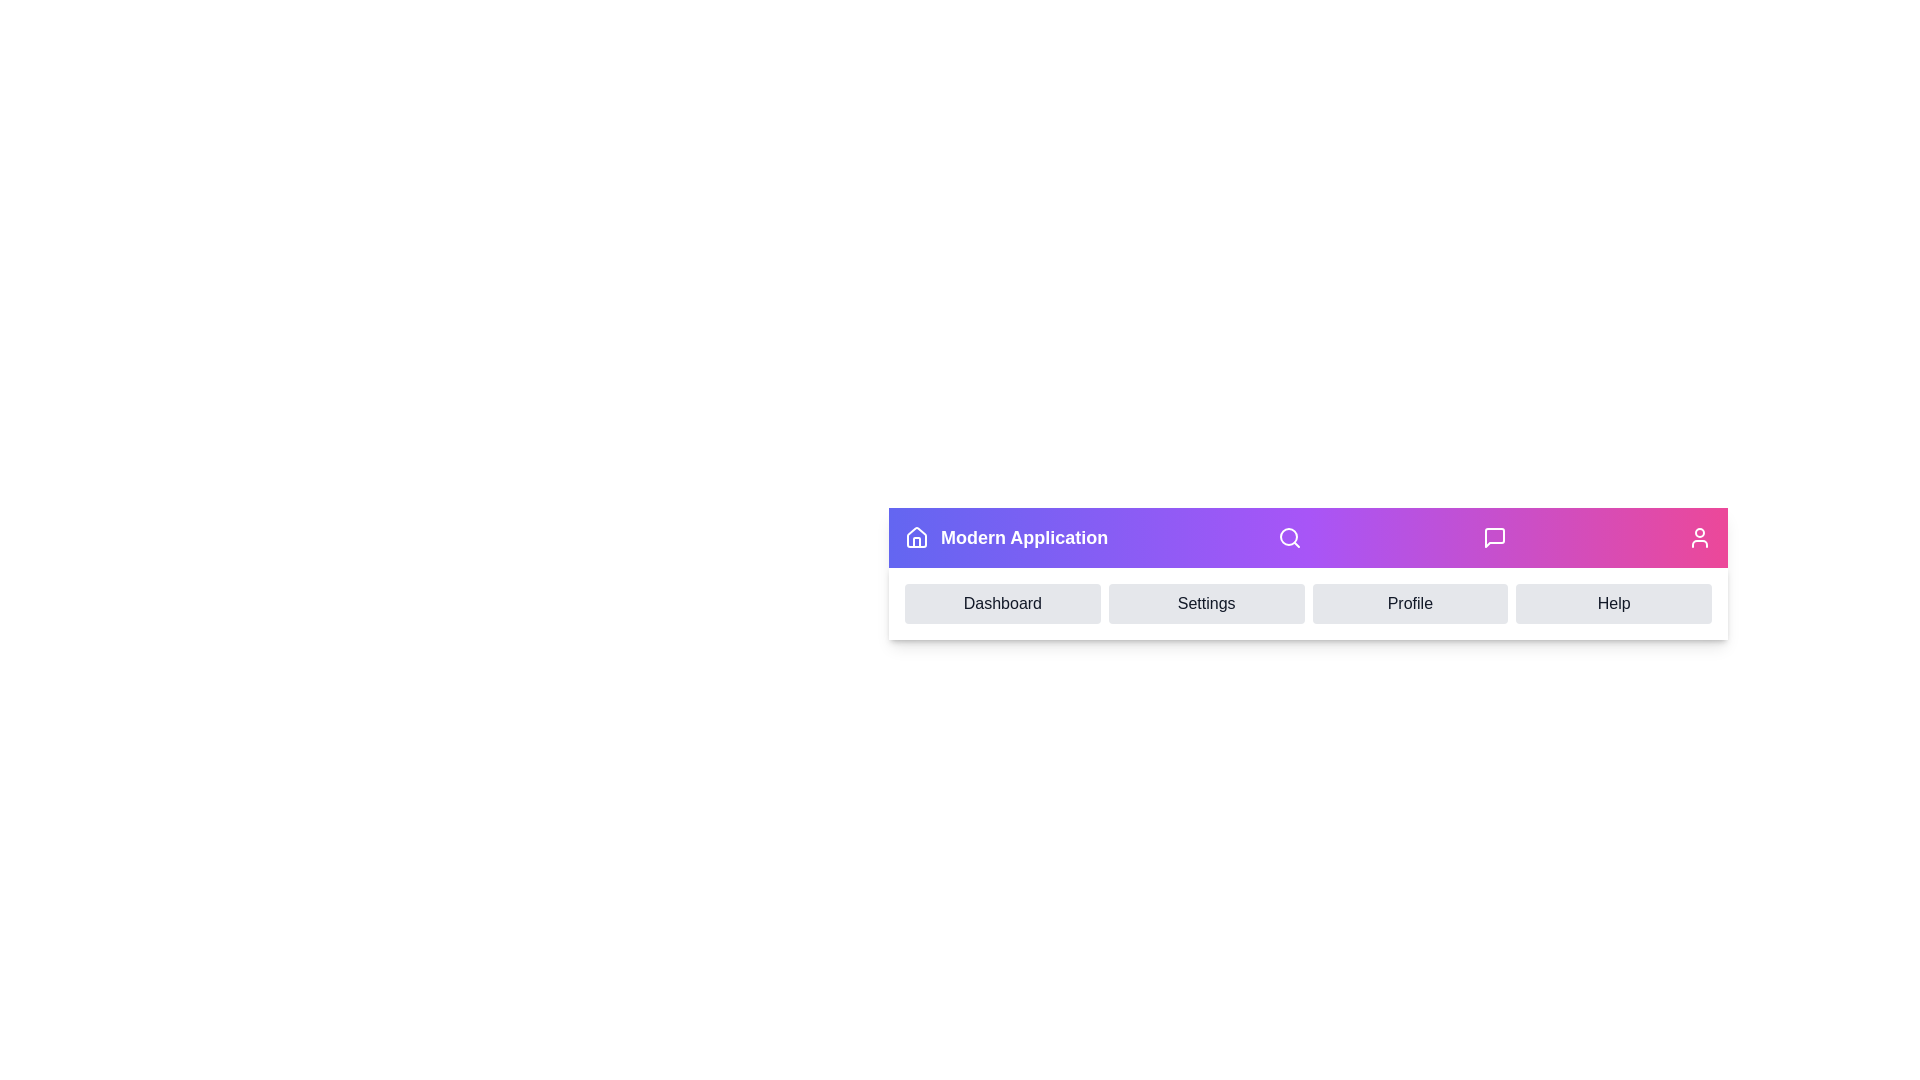  I want to click on the menu item Settings to observe its hover effect, so click(1205, 603).